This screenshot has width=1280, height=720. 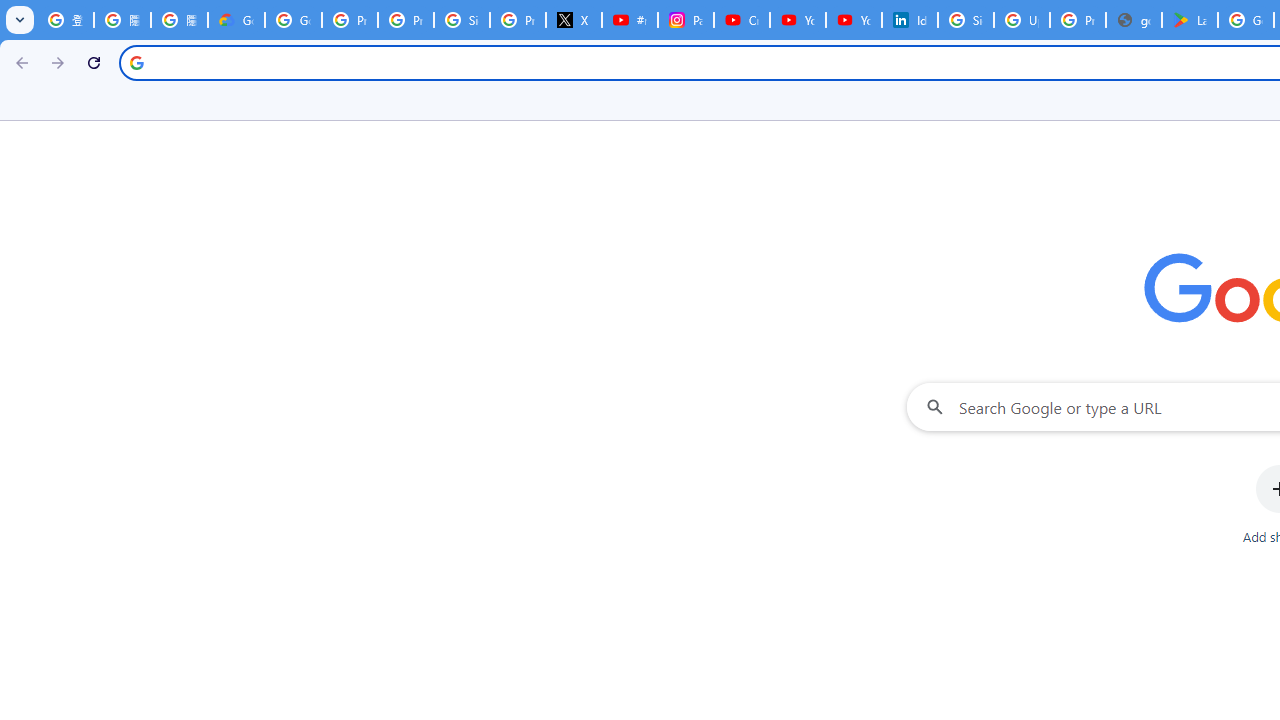 I want to click on 'google_privacy_policy_en.pdf', so click(x=1134, y=20).